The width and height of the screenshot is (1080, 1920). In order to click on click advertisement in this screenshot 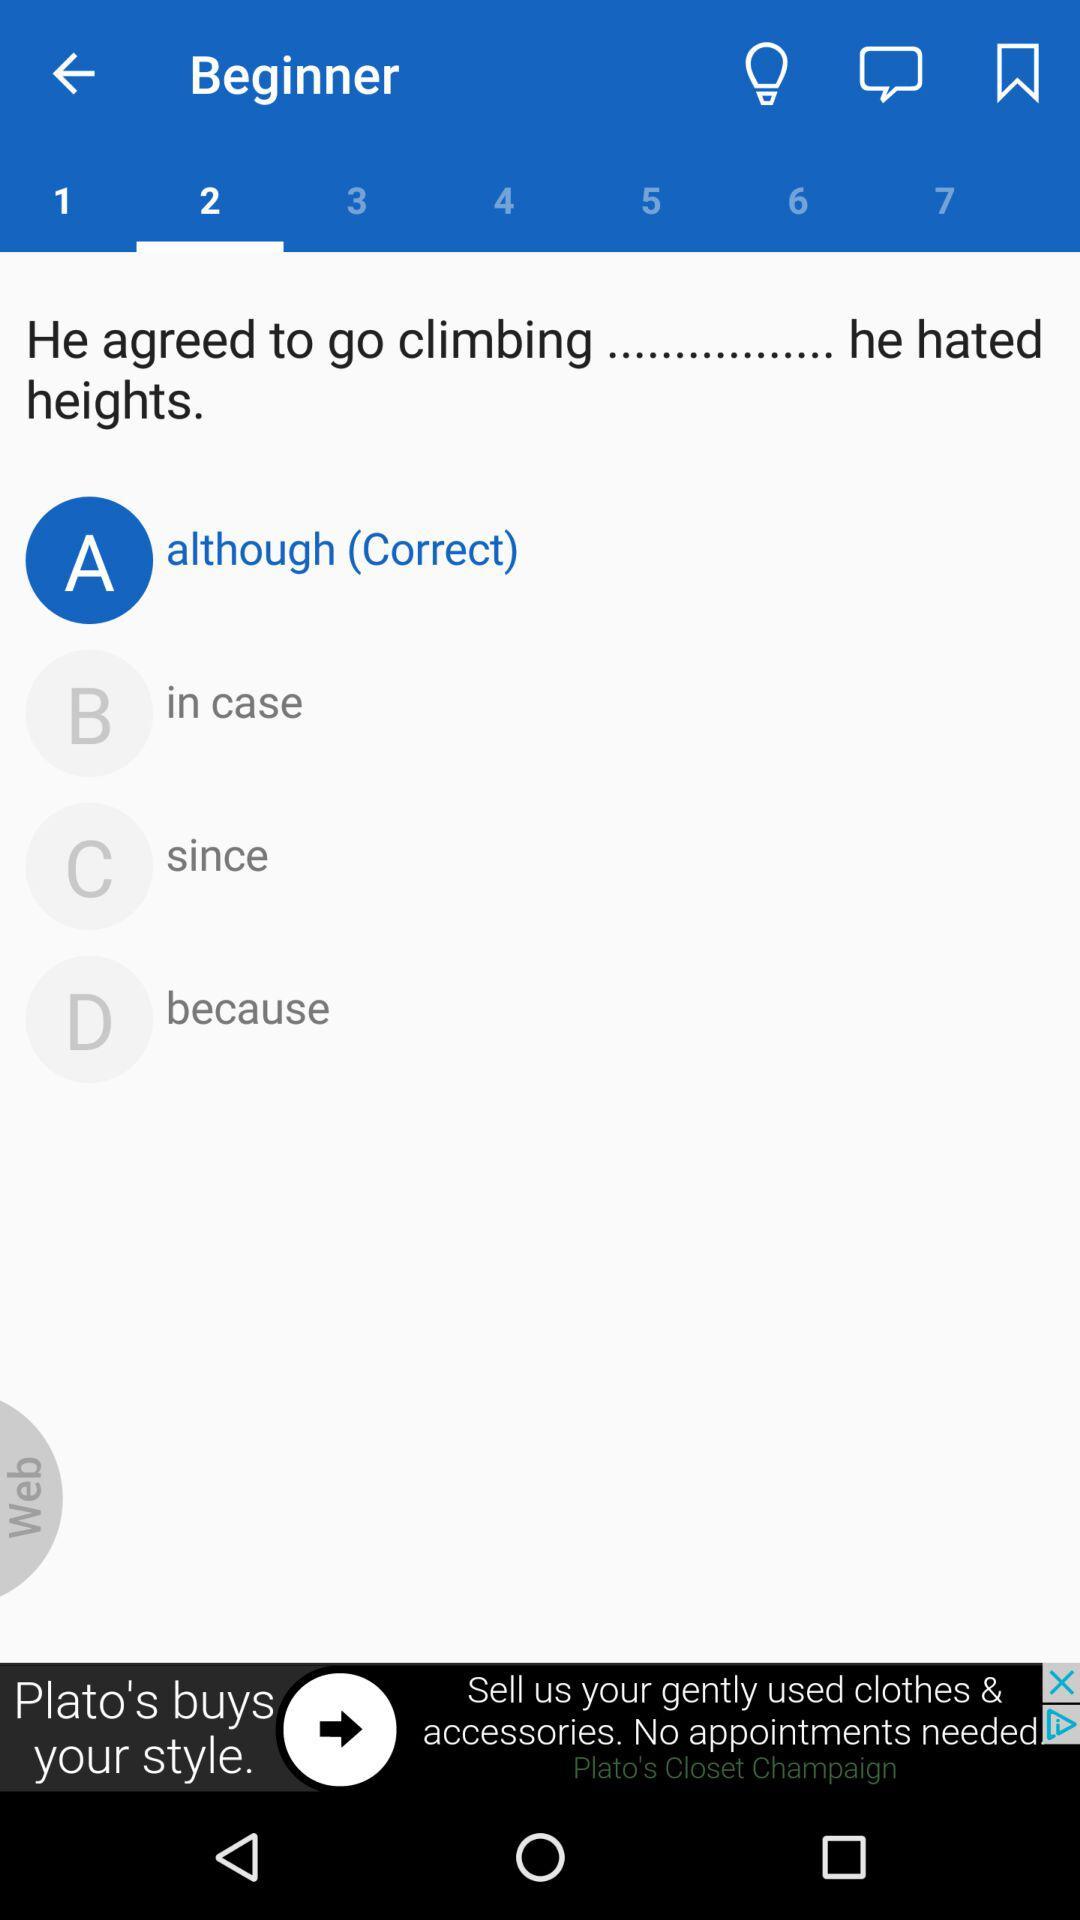, I will do `click(540, 1727)`.